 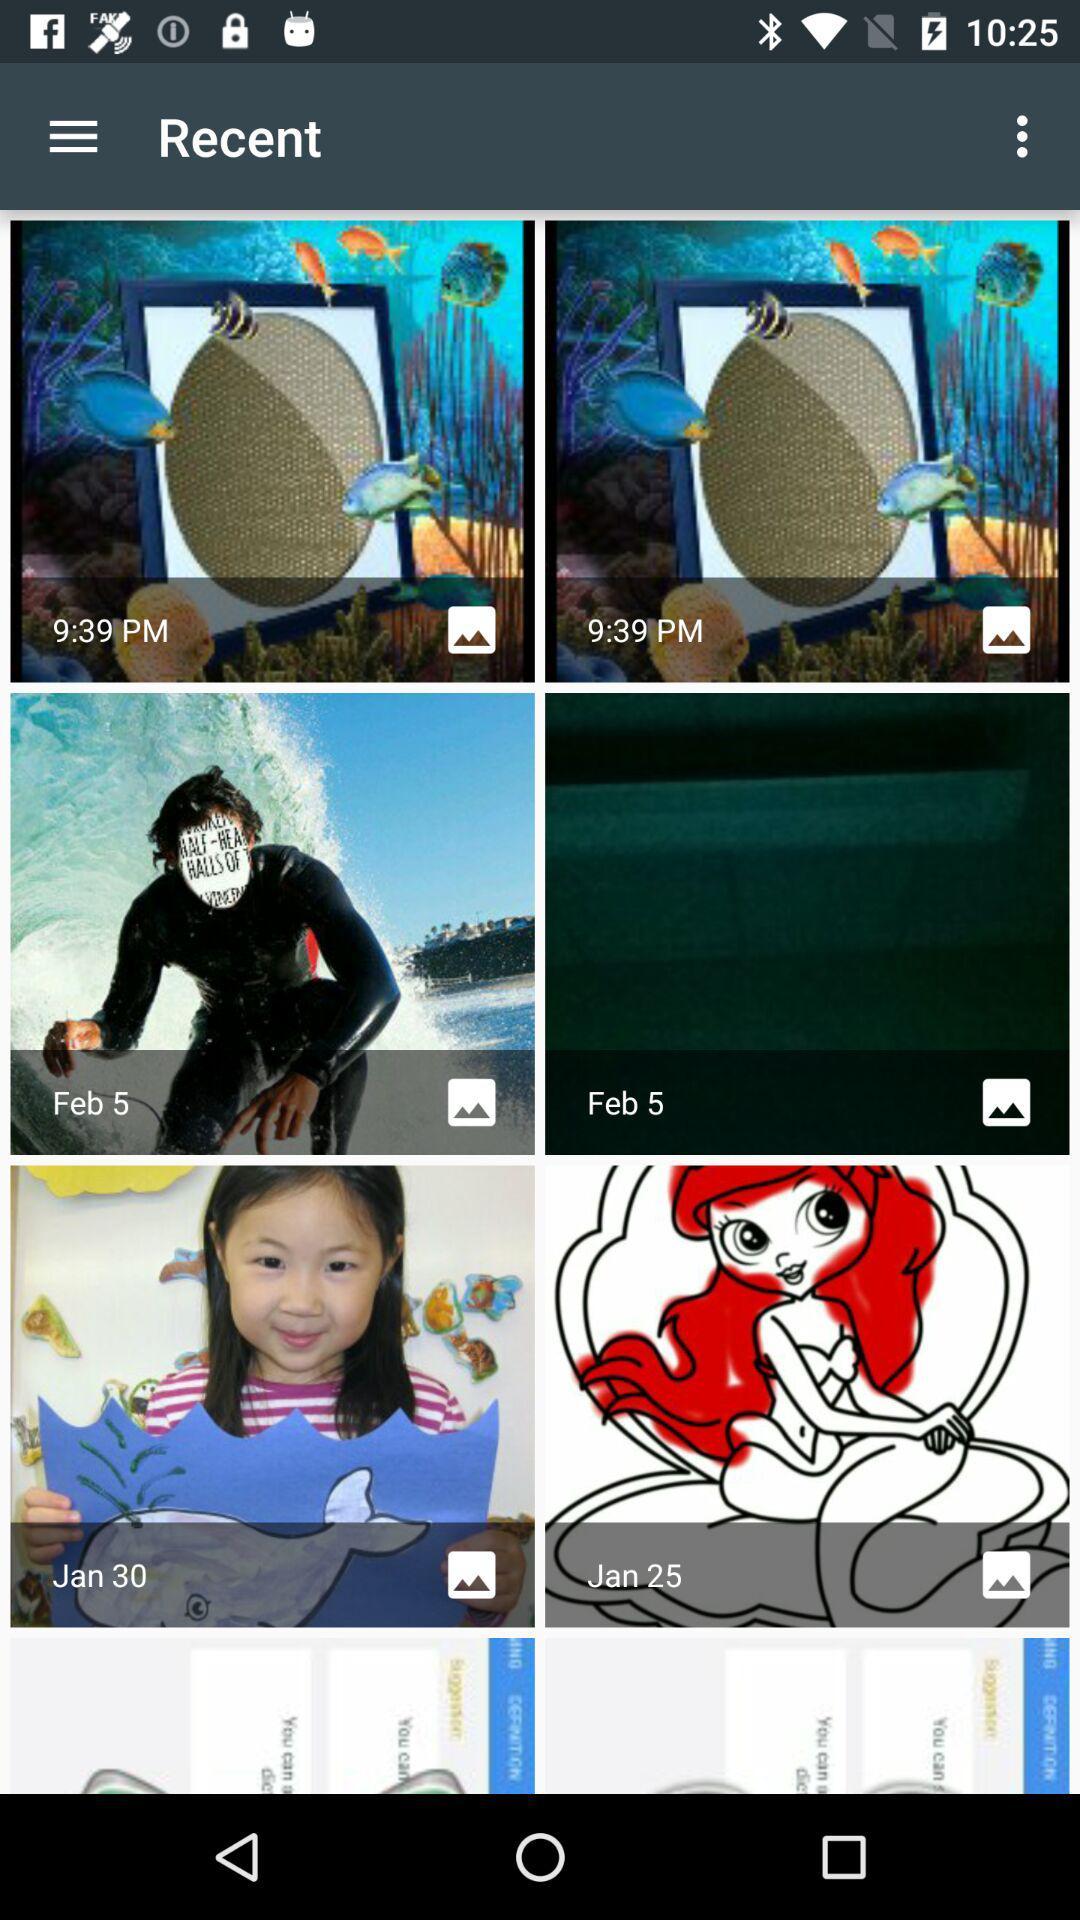 I want to click on 1st image in the 2nd row below recent, so click(x=273, y=923).